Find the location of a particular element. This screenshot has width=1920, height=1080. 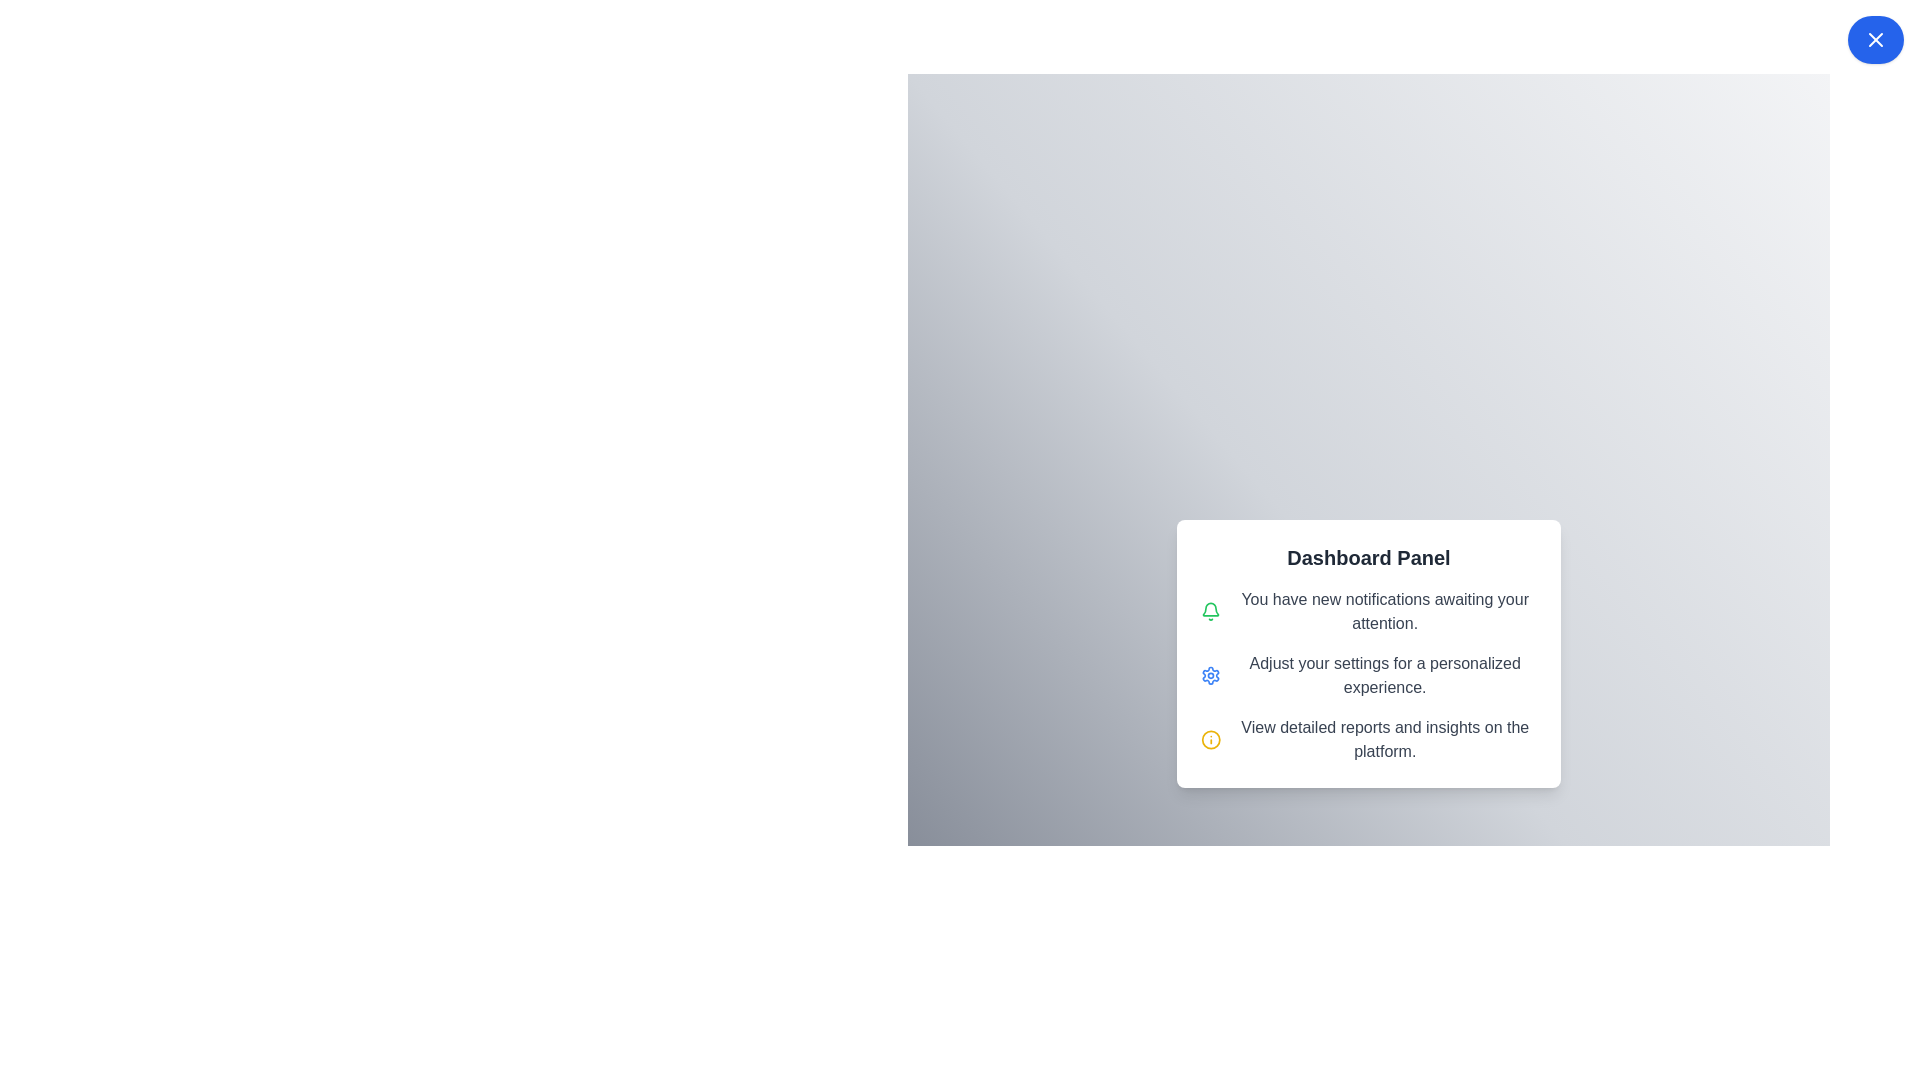

notification text from the Notification Indicator located directly under the 'Dashboard Panel' heading, which is the first element in a vertically stacked list is located at coordinates (1367, 611).